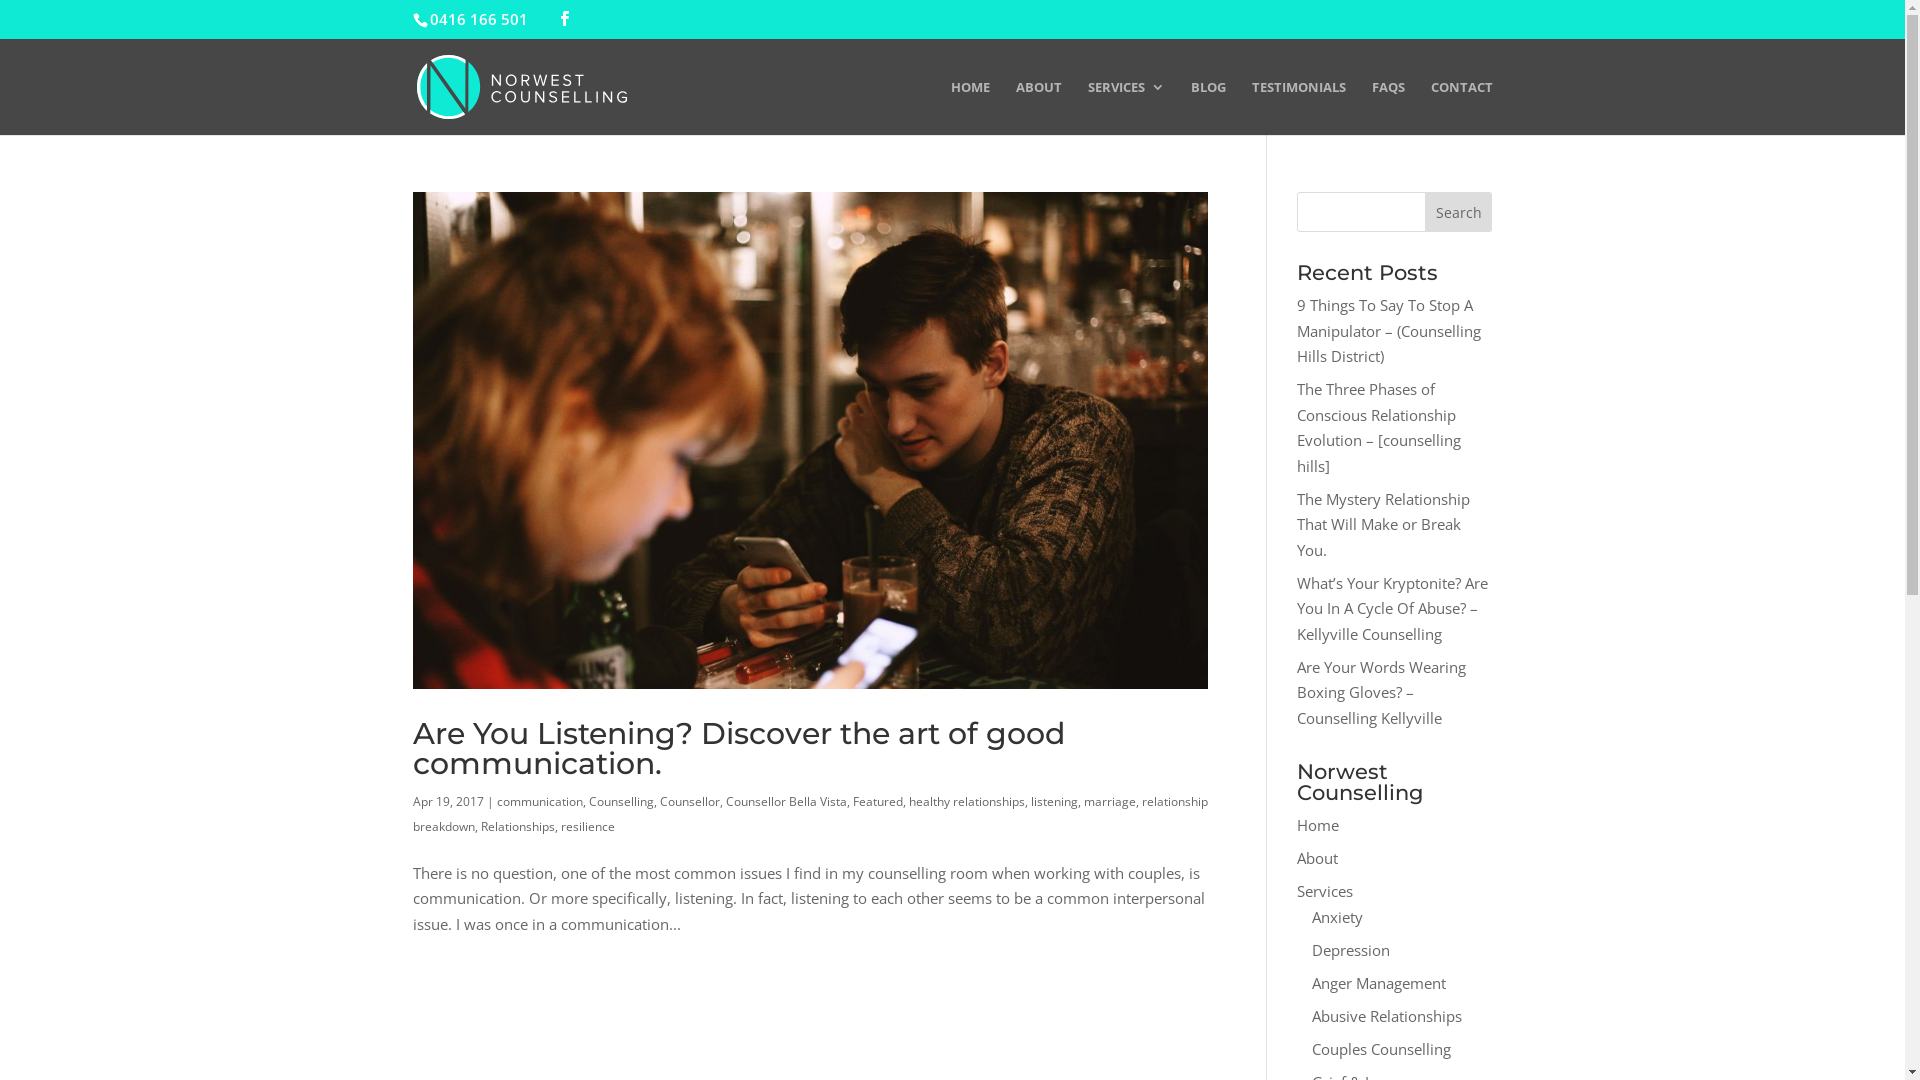 Image resolution: width=1920 pixels, height=1080 pixels. Describe the element at coordinates (969, 107) in the screenshot. I see `'HOME'` at that location.